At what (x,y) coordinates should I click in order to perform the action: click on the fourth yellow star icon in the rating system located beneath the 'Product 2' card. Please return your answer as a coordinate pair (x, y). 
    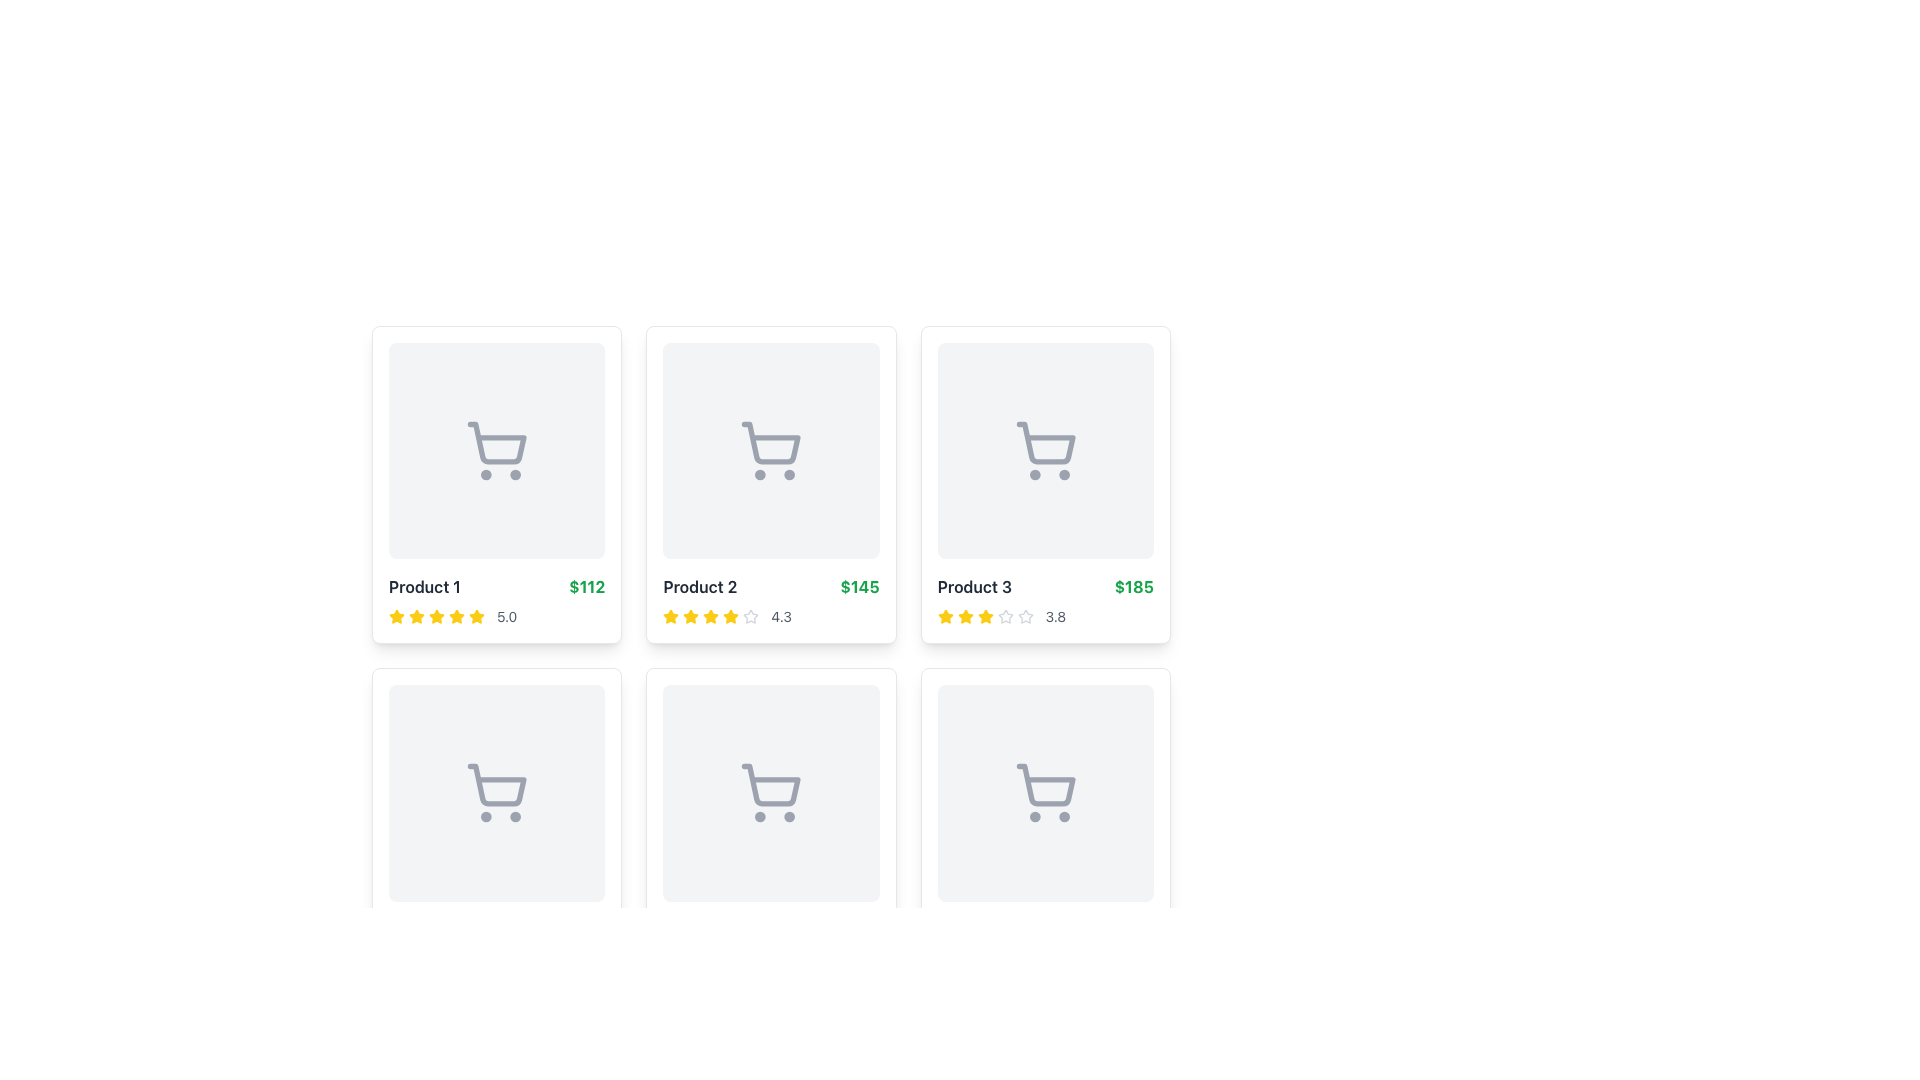
    Looking at the image, I should click on (711, 616).